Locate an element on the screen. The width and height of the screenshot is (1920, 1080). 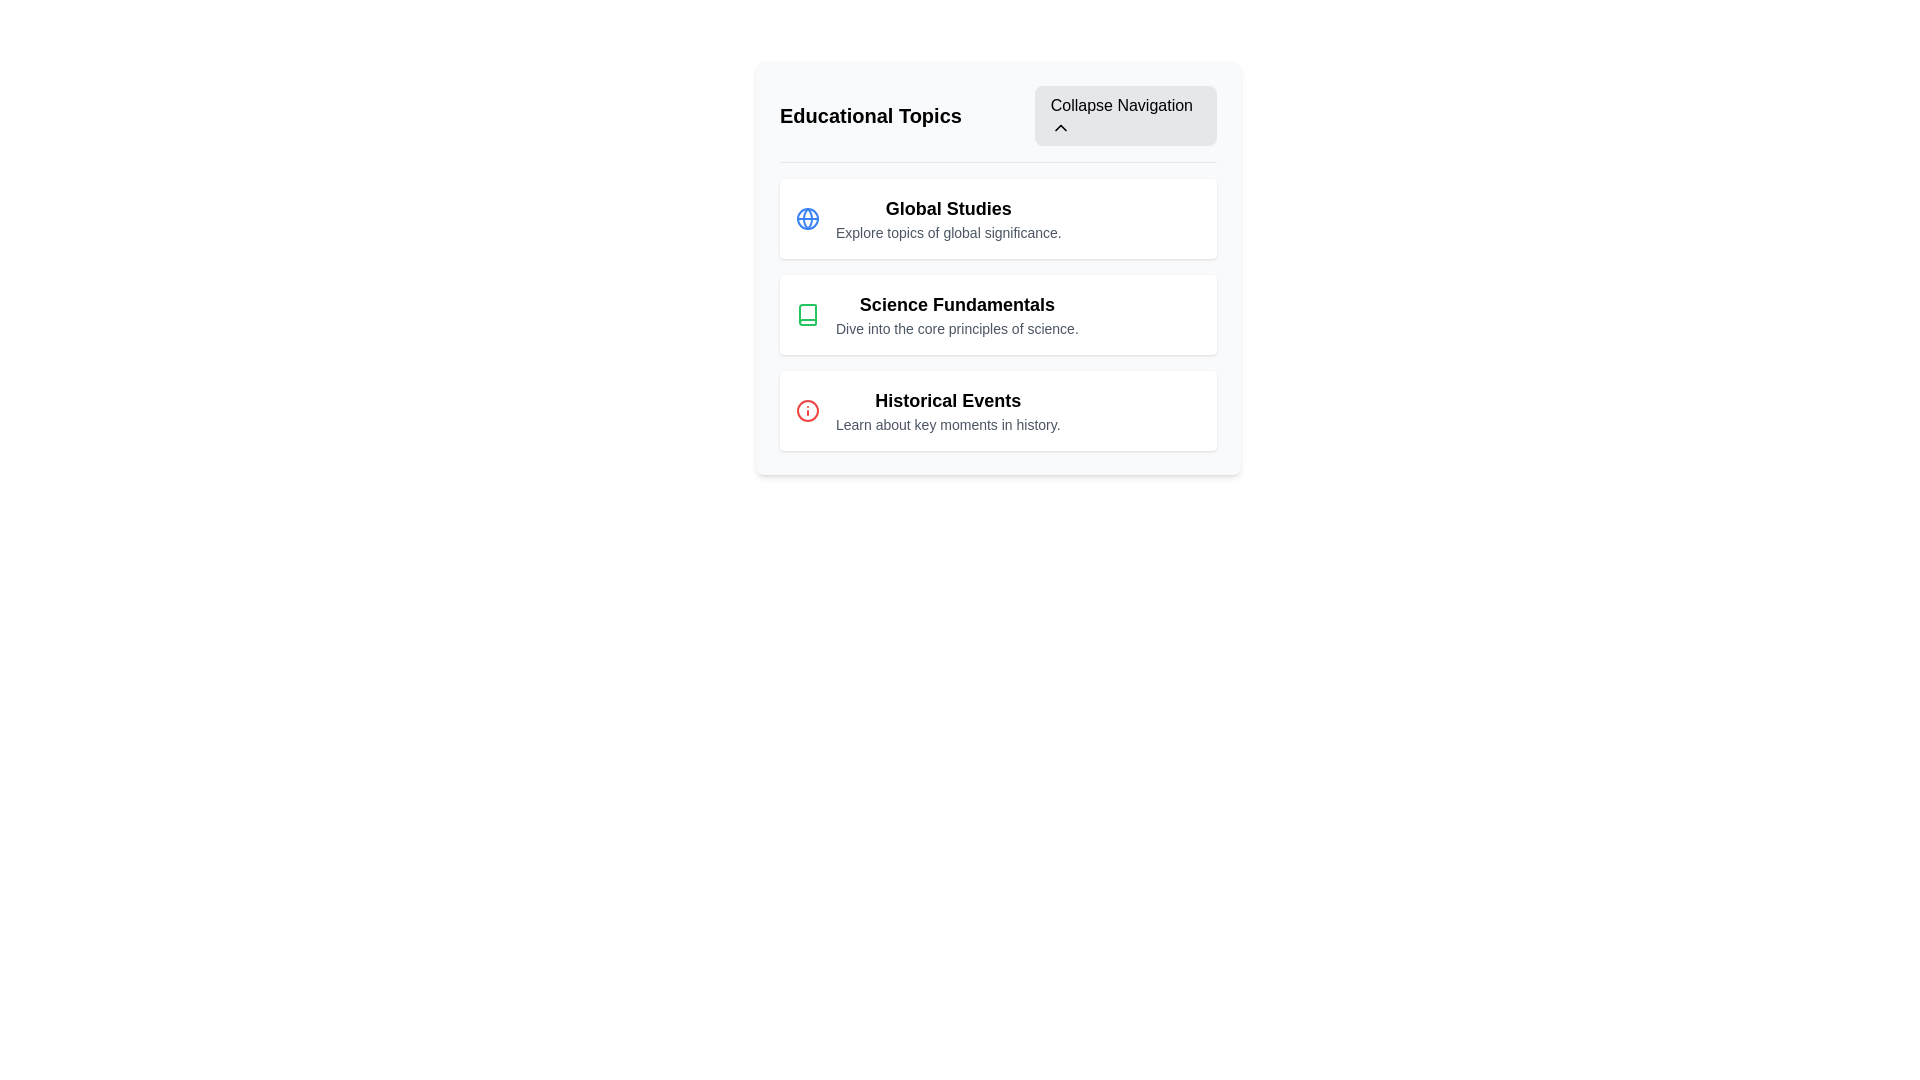
the Text block that provides information about historical topics, positioned as the third item in a vertical list of content cards below 'Global Studies' and 'Science Fundamentals' is located at coordinates (947, 410).